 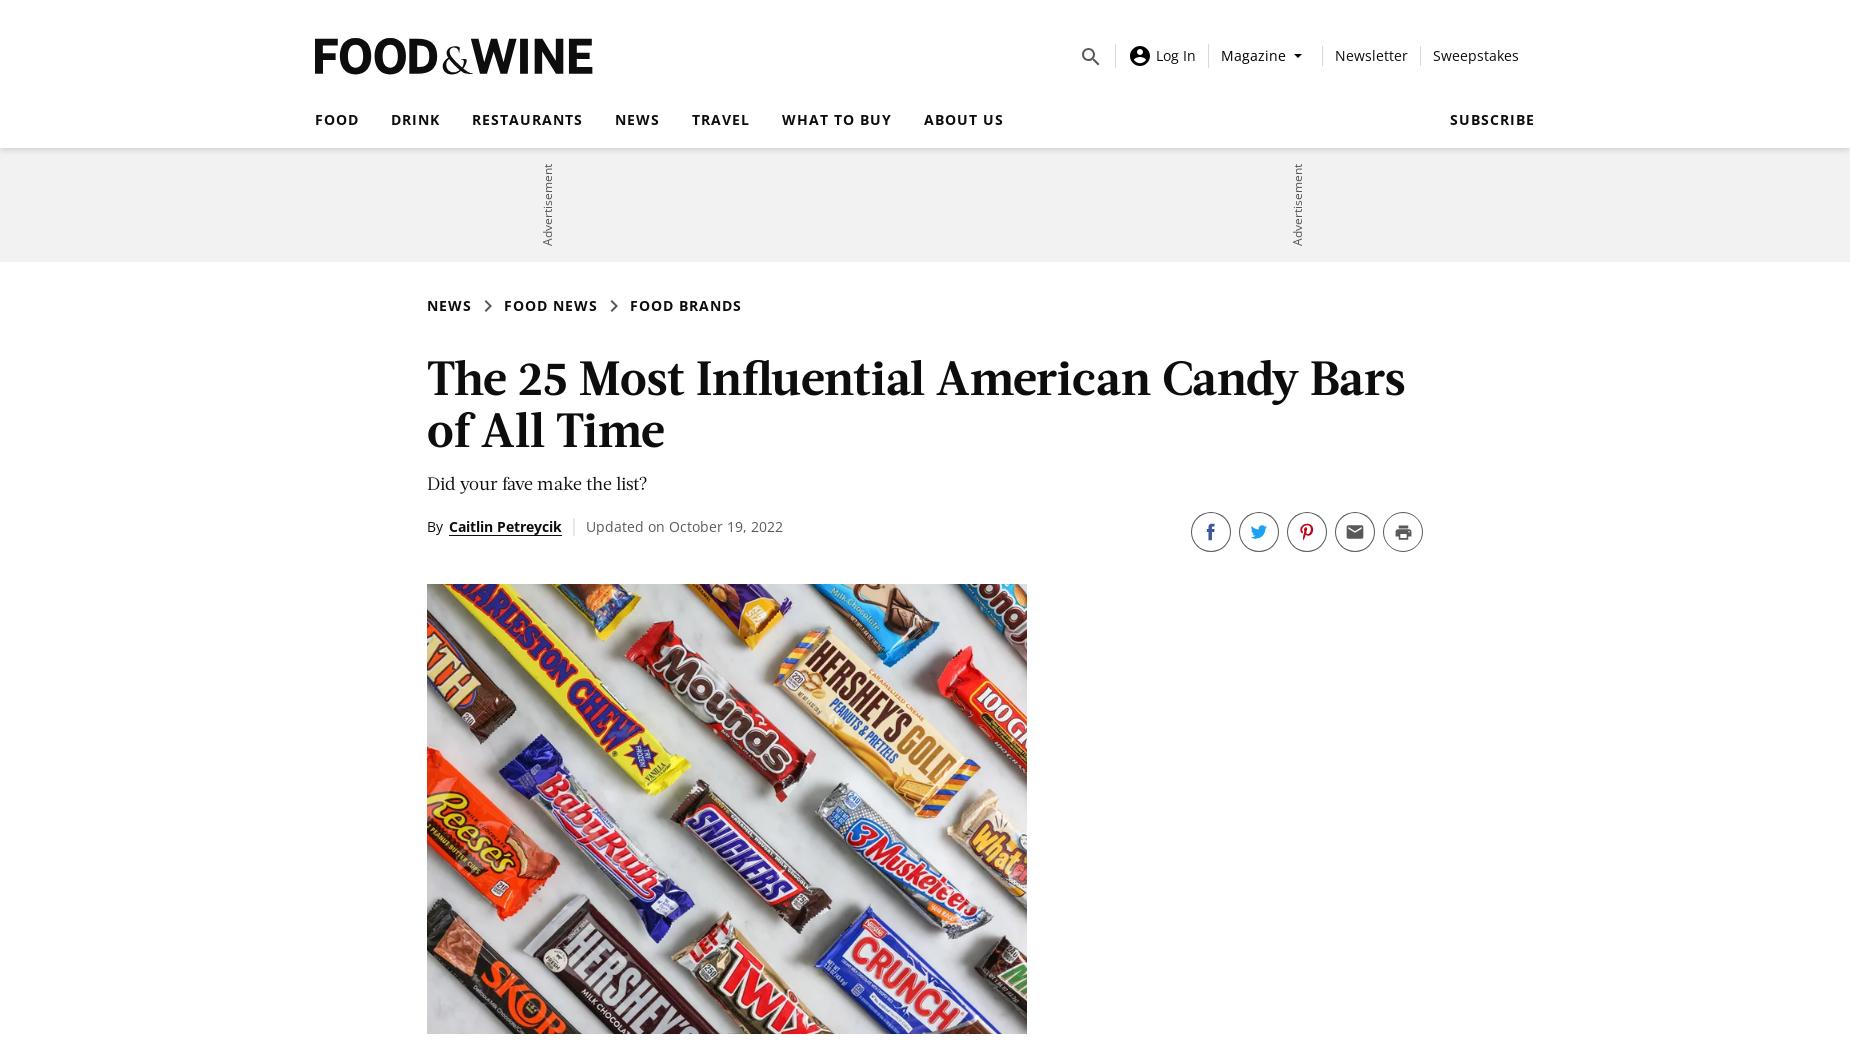 What do you see at coordinates (336, 118) in the screenshot?
I see `'Food'` at bounding box center [336, 118].